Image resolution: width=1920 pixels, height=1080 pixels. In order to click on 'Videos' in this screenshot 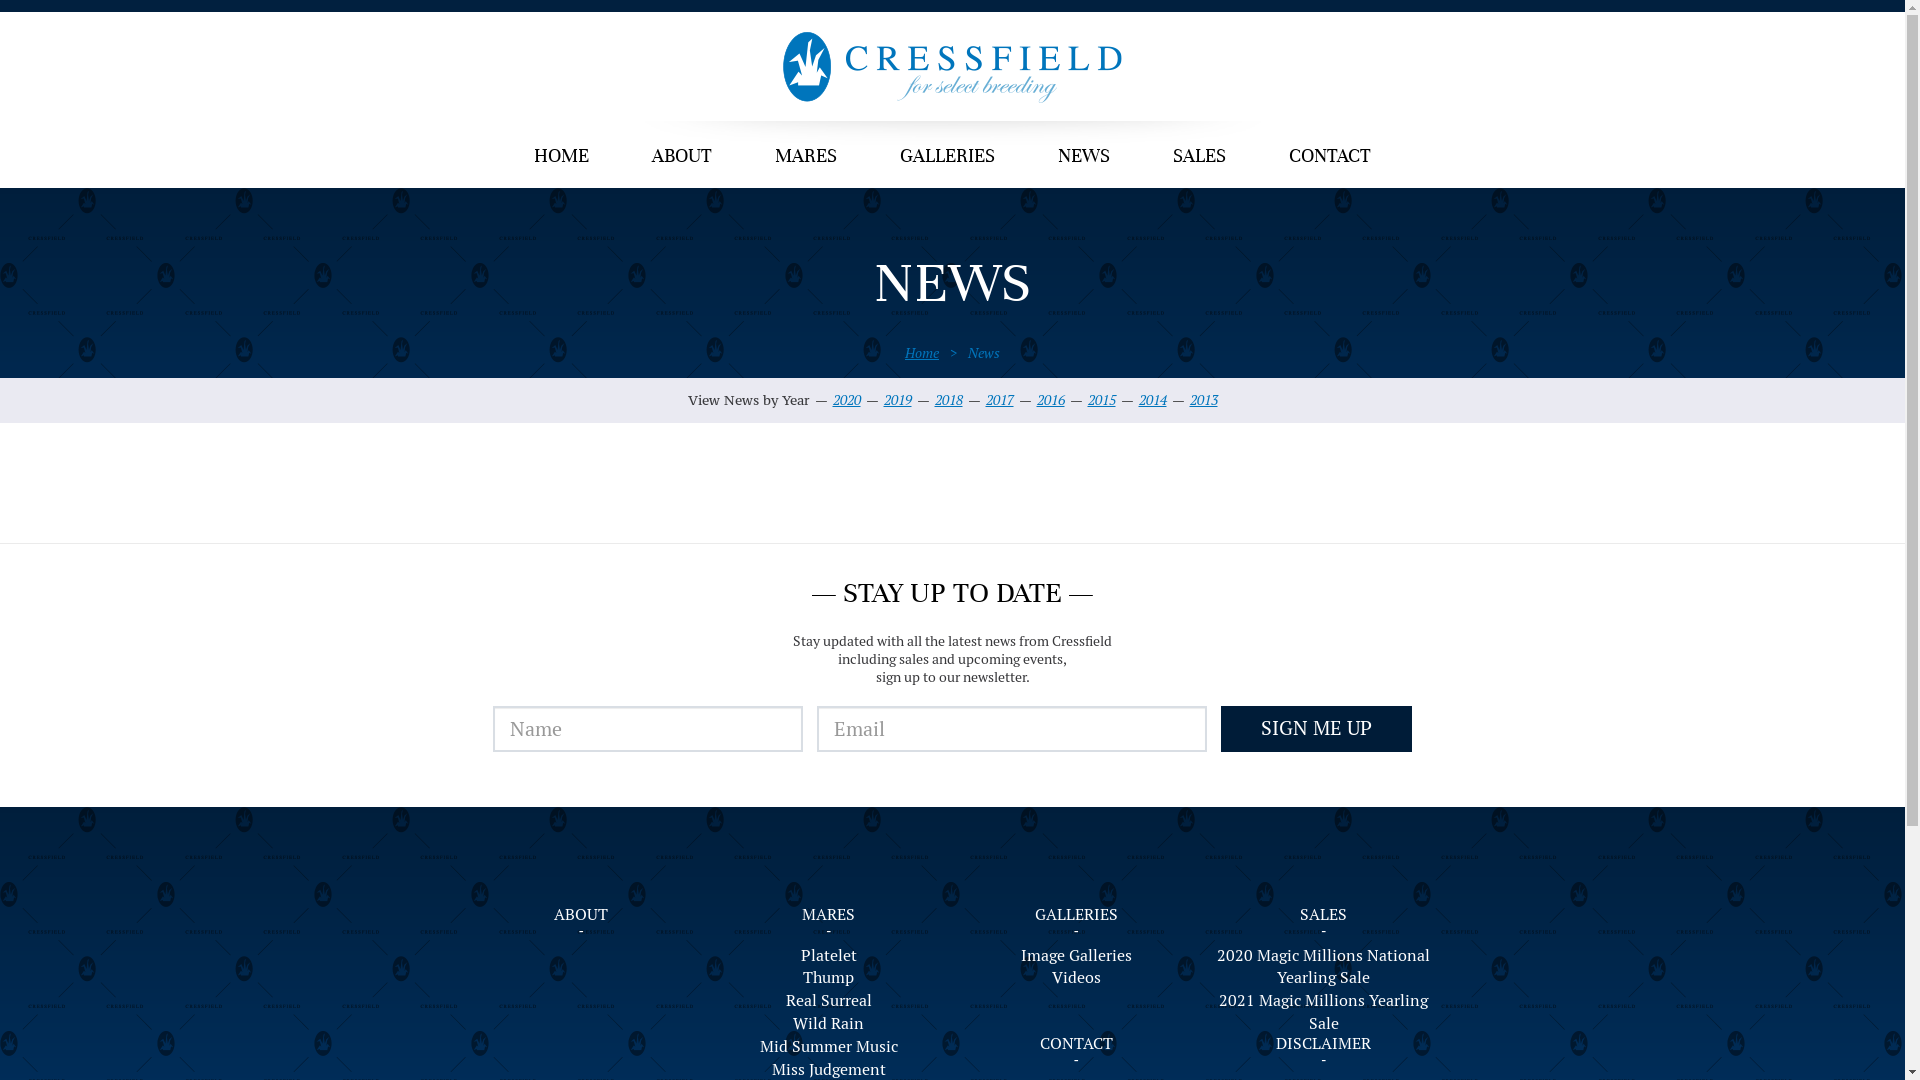, I will do `click(1075, 977)`.